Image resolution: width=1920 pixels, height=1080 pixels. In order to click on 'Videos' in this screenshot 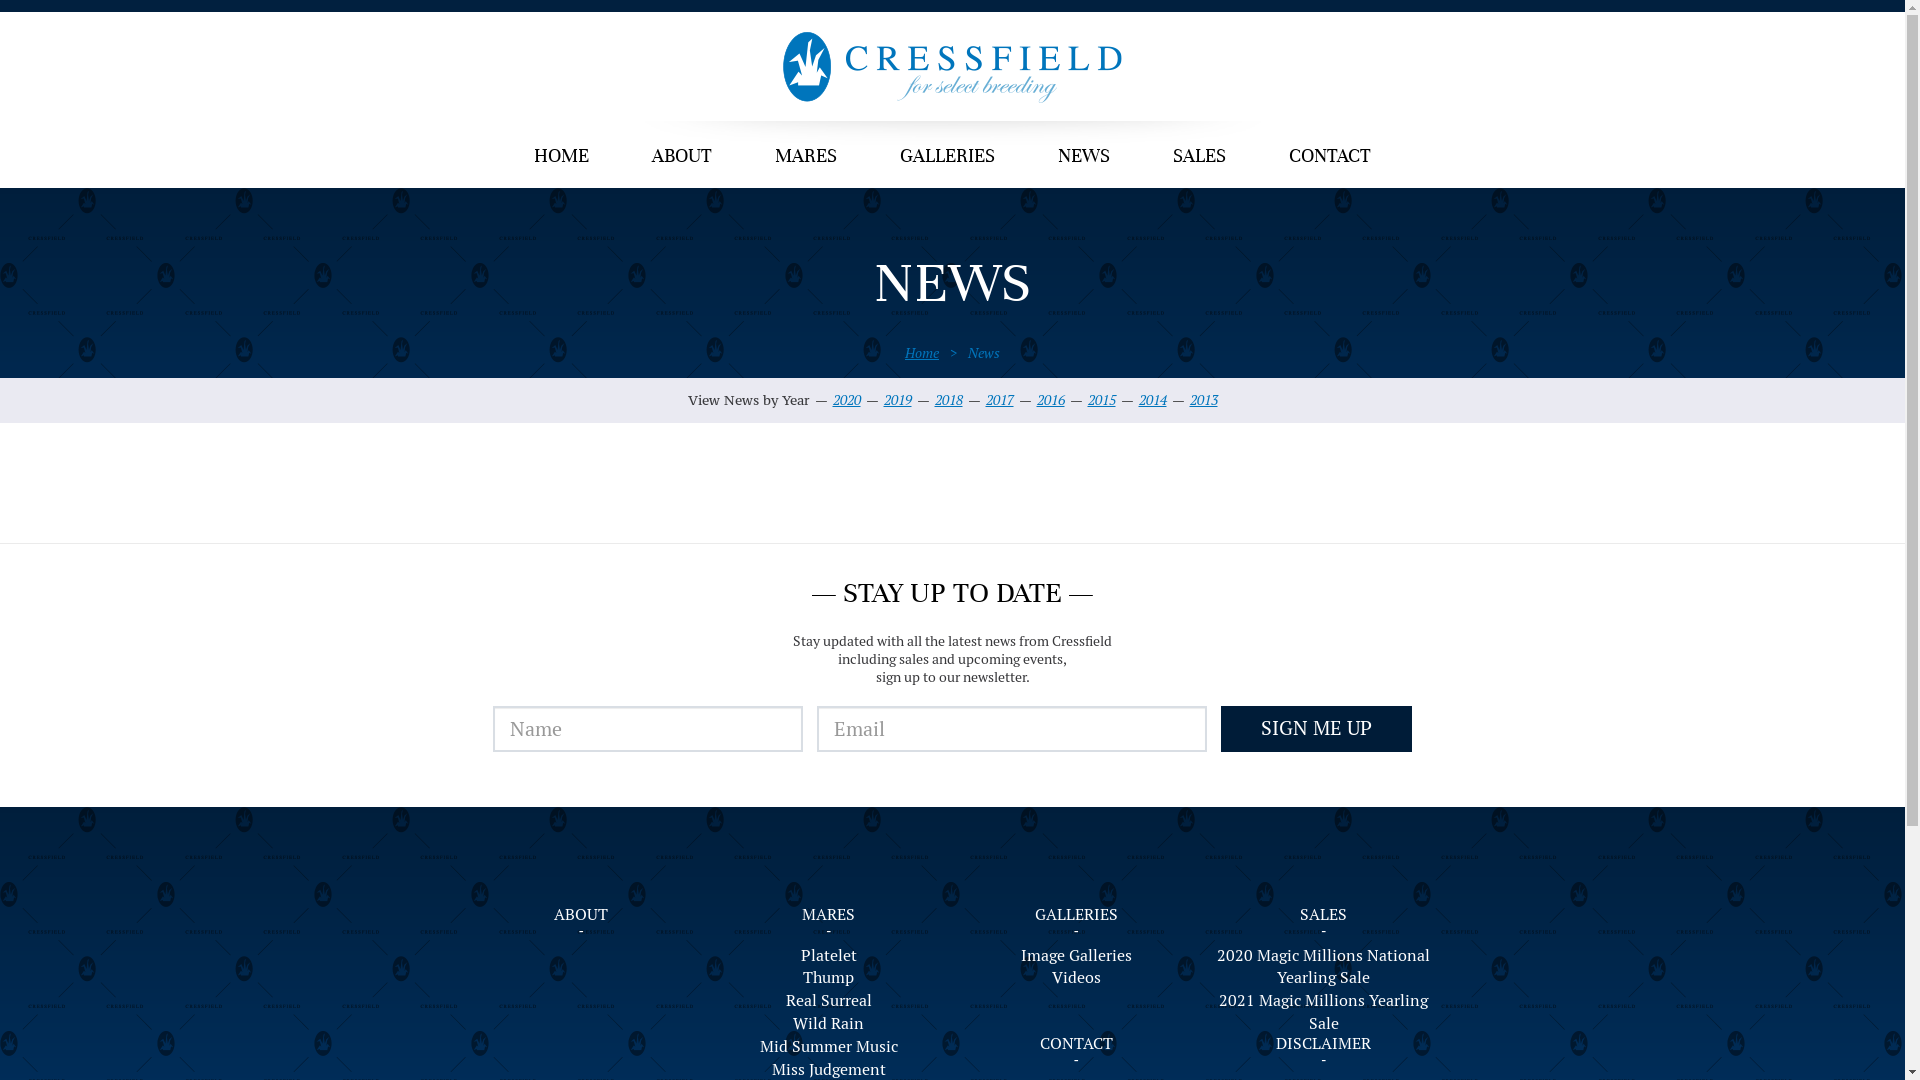, I will do `click(1075, 977)`.